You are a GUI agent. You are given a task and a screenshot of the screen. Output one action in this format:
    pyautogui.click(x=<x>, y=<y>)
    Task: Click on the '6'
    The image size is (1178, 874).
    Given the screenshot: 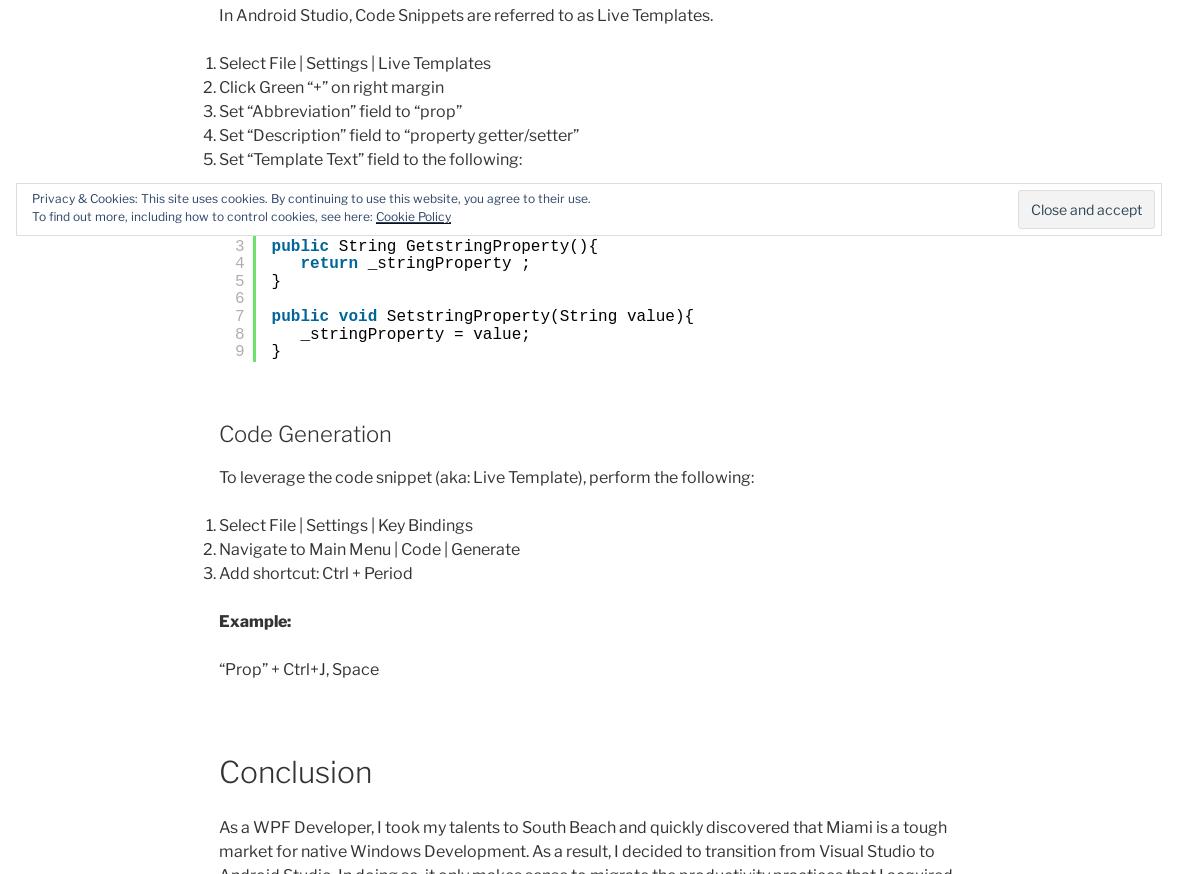 What is the action you would take?
    pyautogui.click(x=238, y=297)
    